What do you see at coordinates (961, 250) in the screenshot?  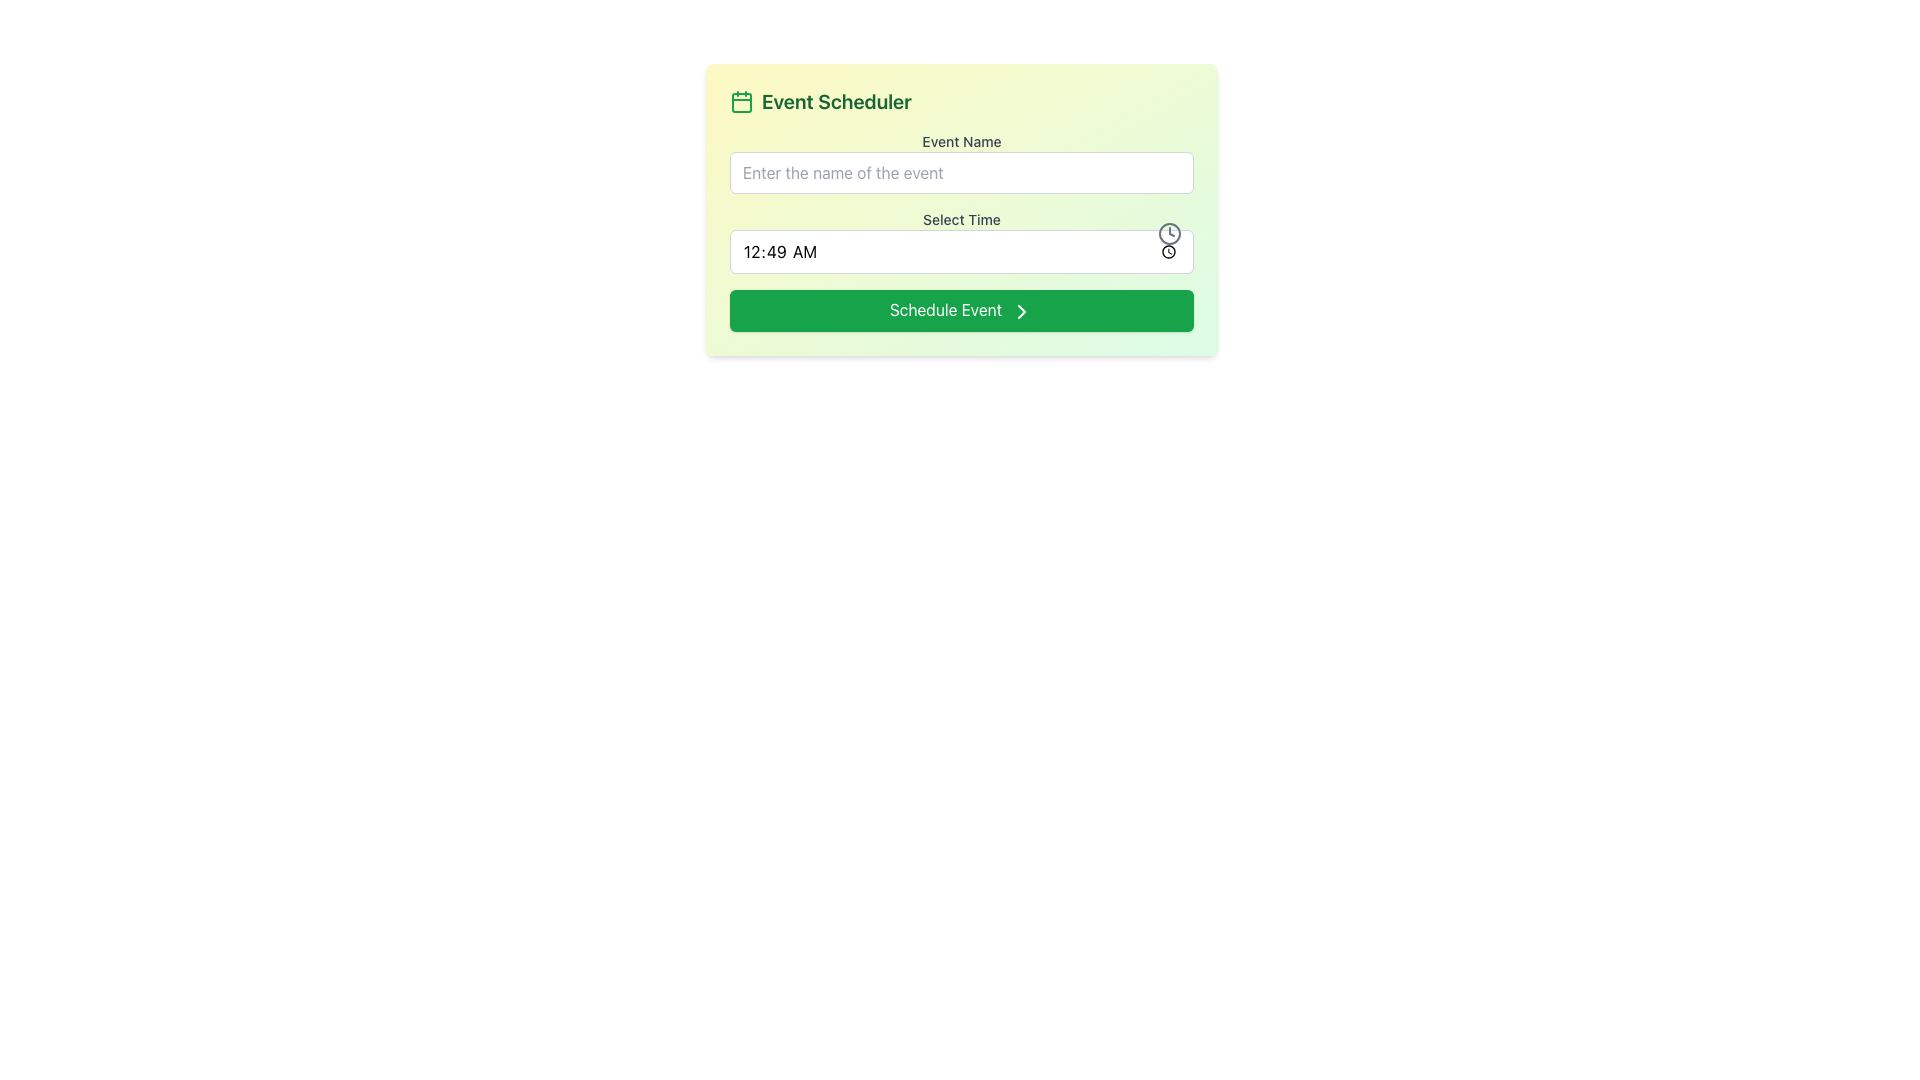 I see `the time` at bounding box center [961, 250].